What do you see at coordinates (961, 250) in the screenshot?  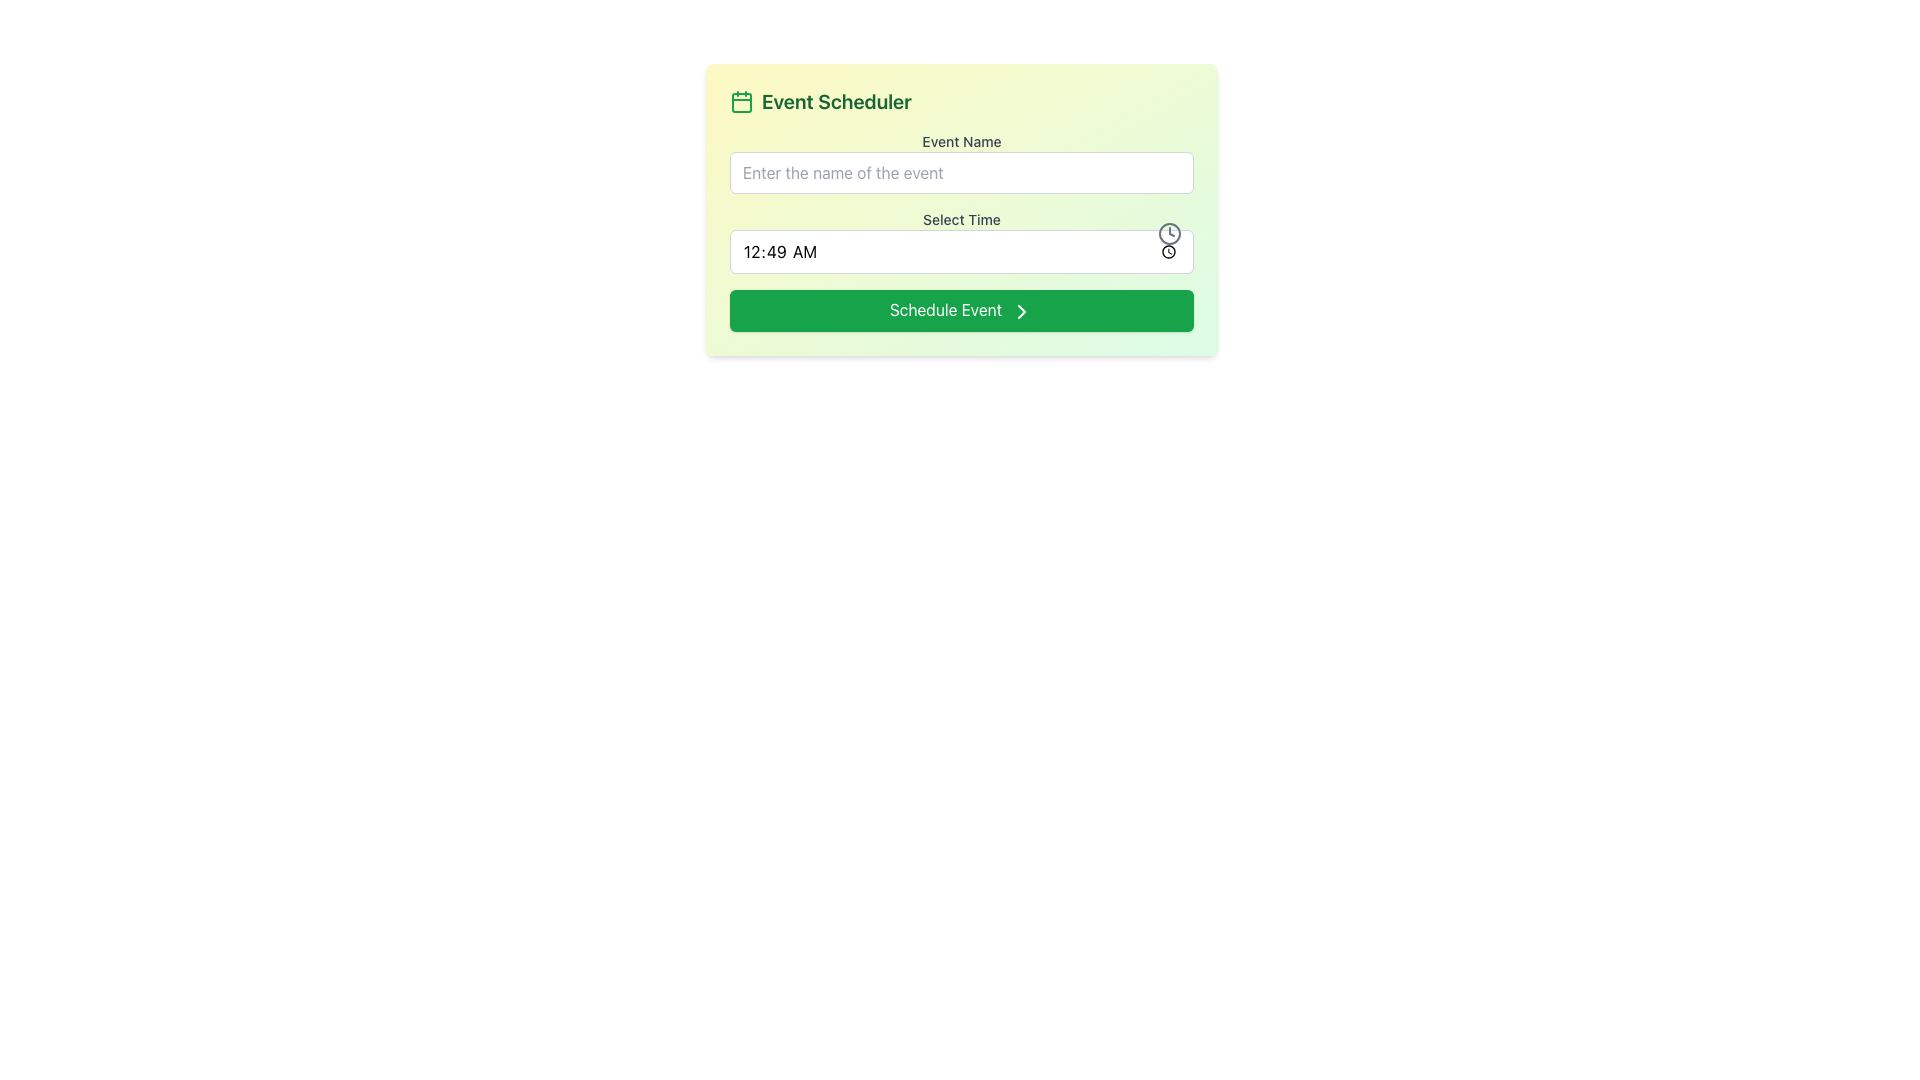 I see `the time` at bounding box center [961, 250].